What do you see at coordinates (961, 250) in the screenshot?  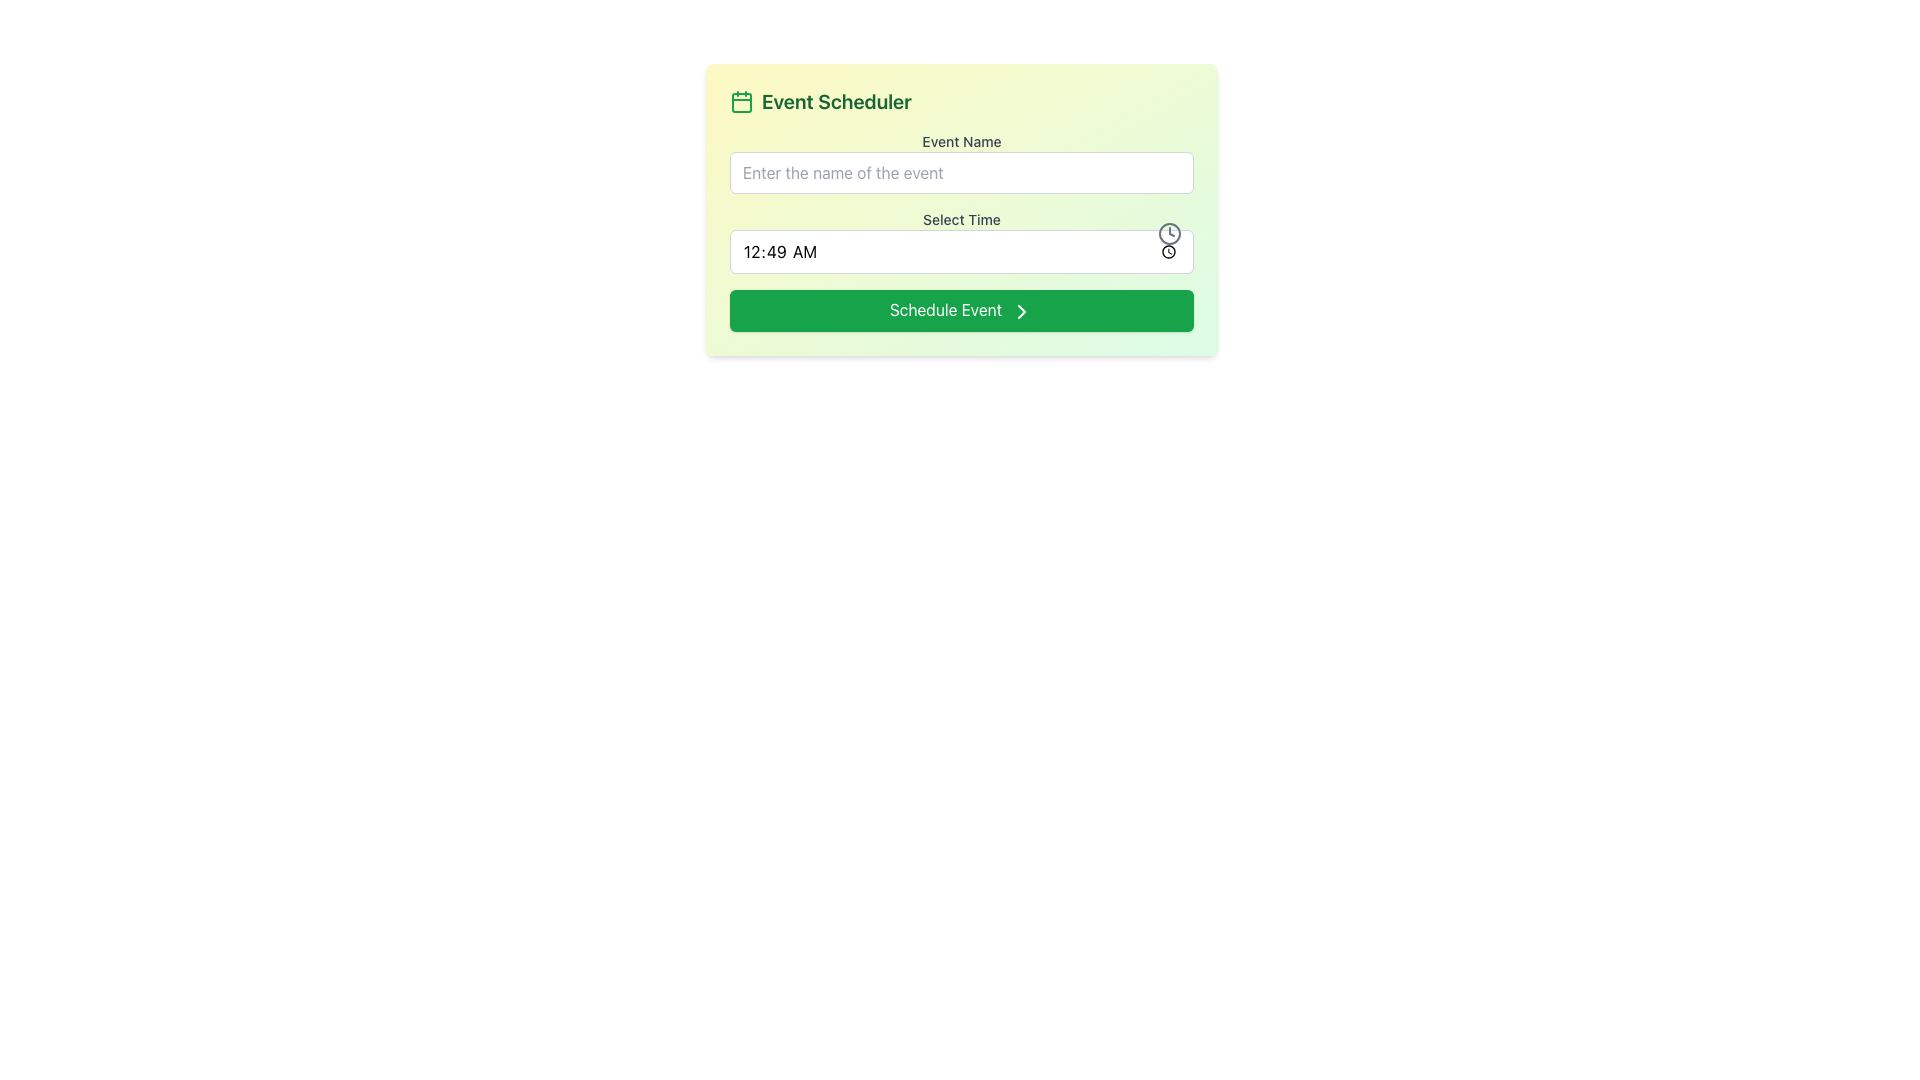 I see `the time` at bounding box center [961, 250].